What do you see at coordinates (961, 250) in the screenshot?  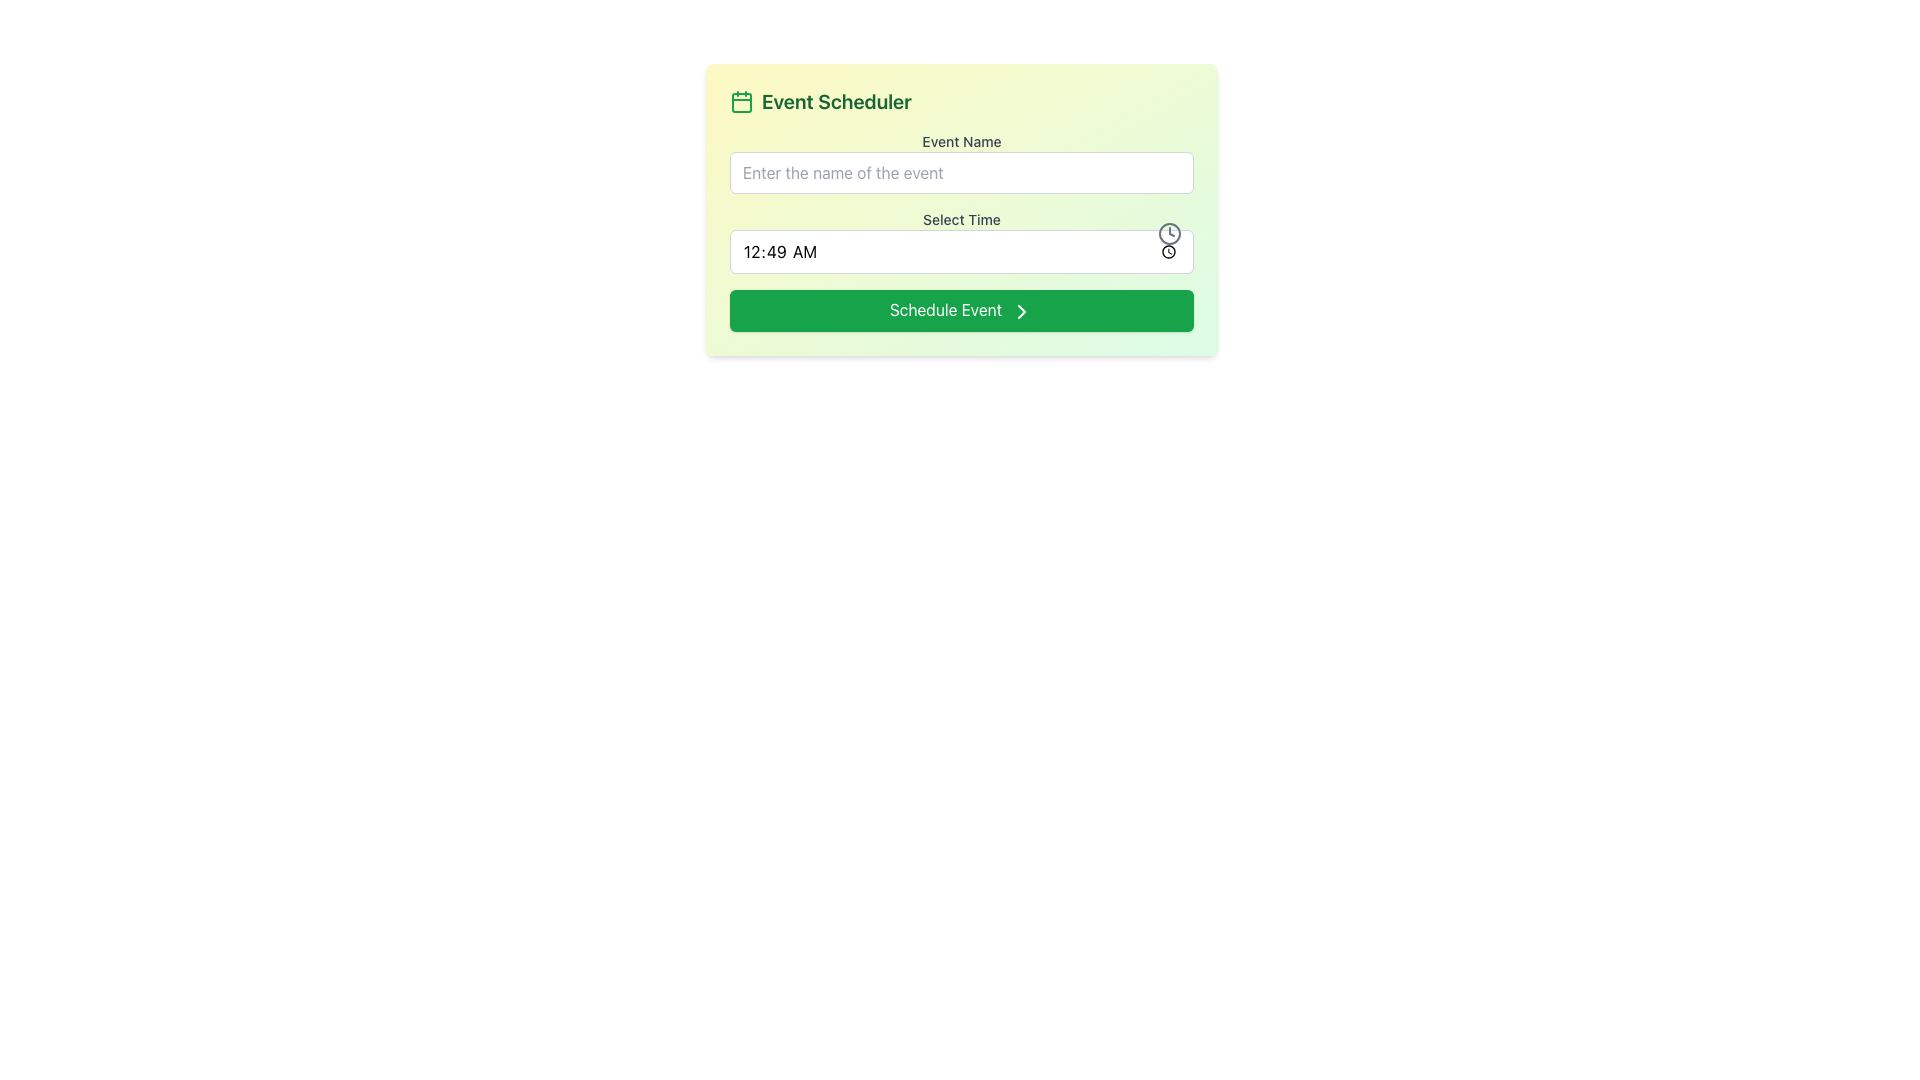 I see `the time` at bounding box center [961, 250].